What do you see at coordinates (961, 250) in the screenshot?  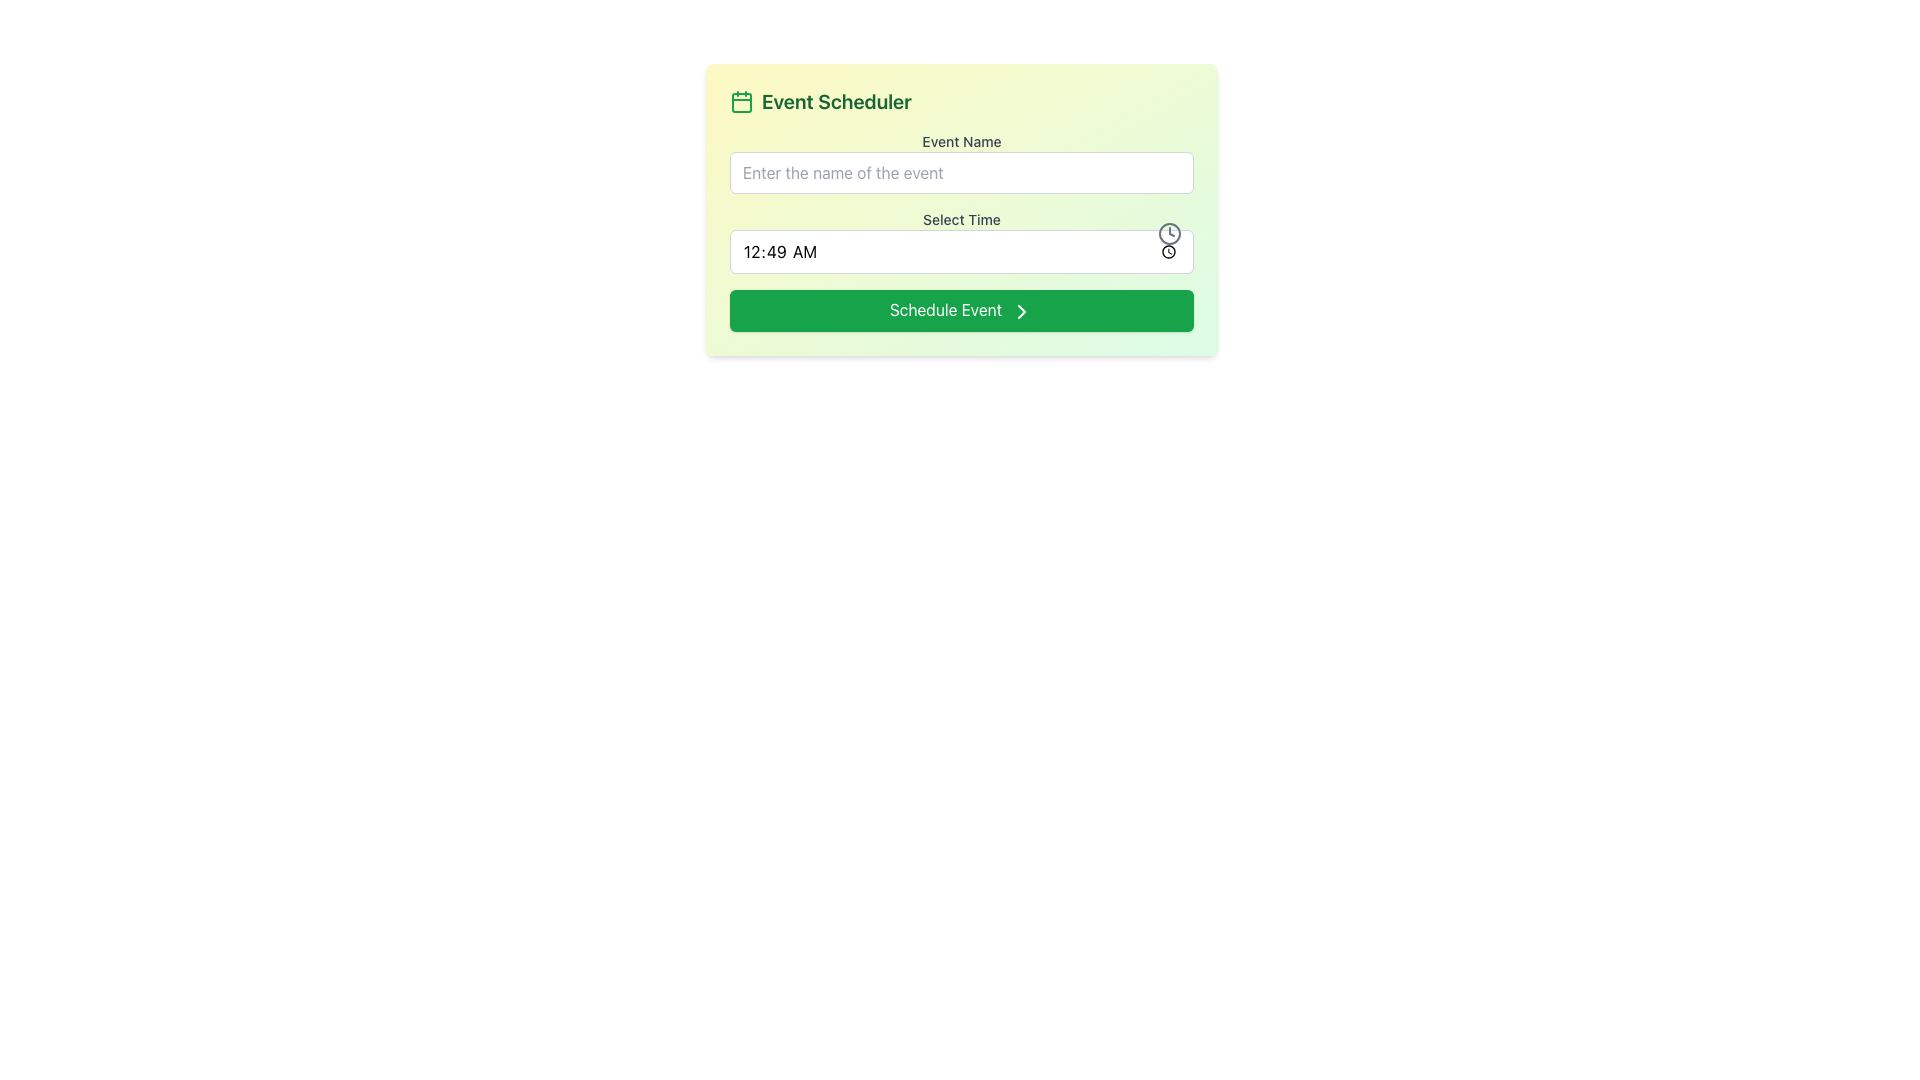 I see `the time` at bounding box center [961, 250].